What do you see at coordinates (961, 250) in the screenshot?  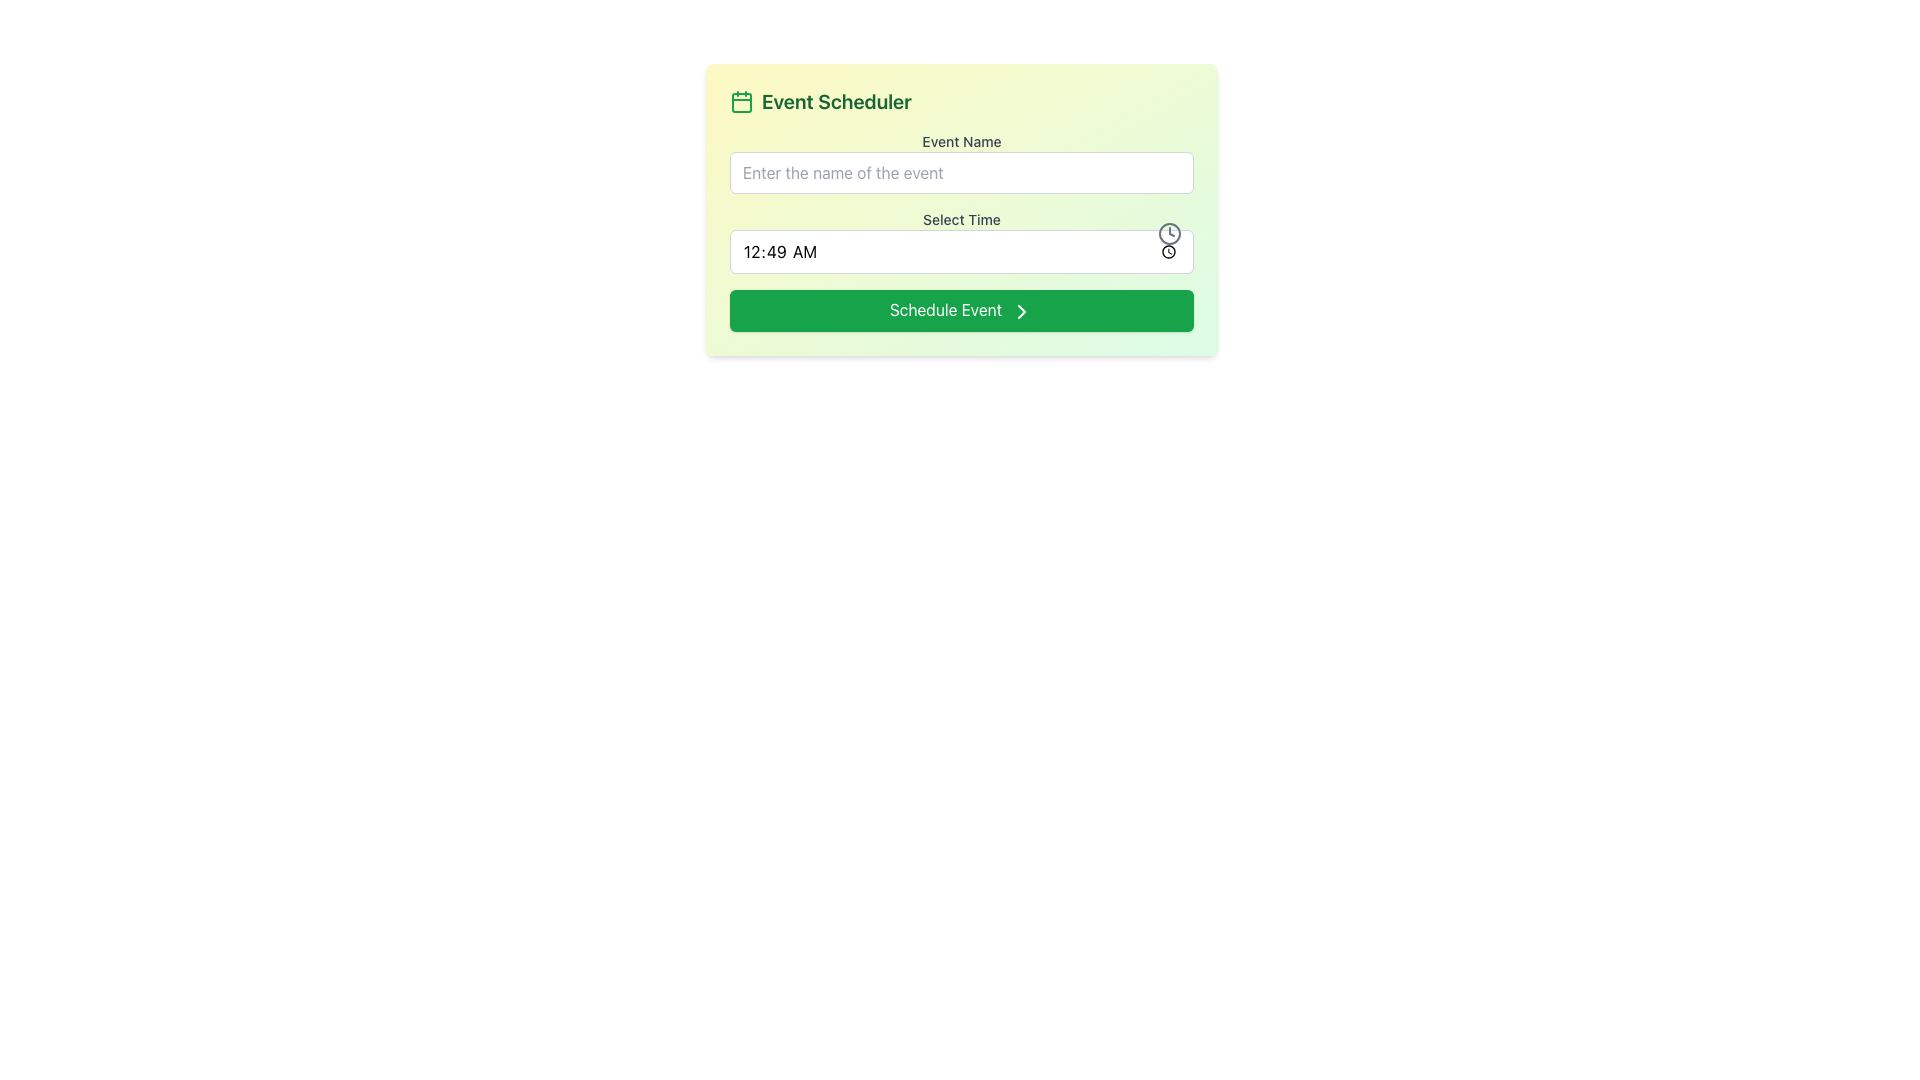 I see `the time` at bounding box center [961, 250].